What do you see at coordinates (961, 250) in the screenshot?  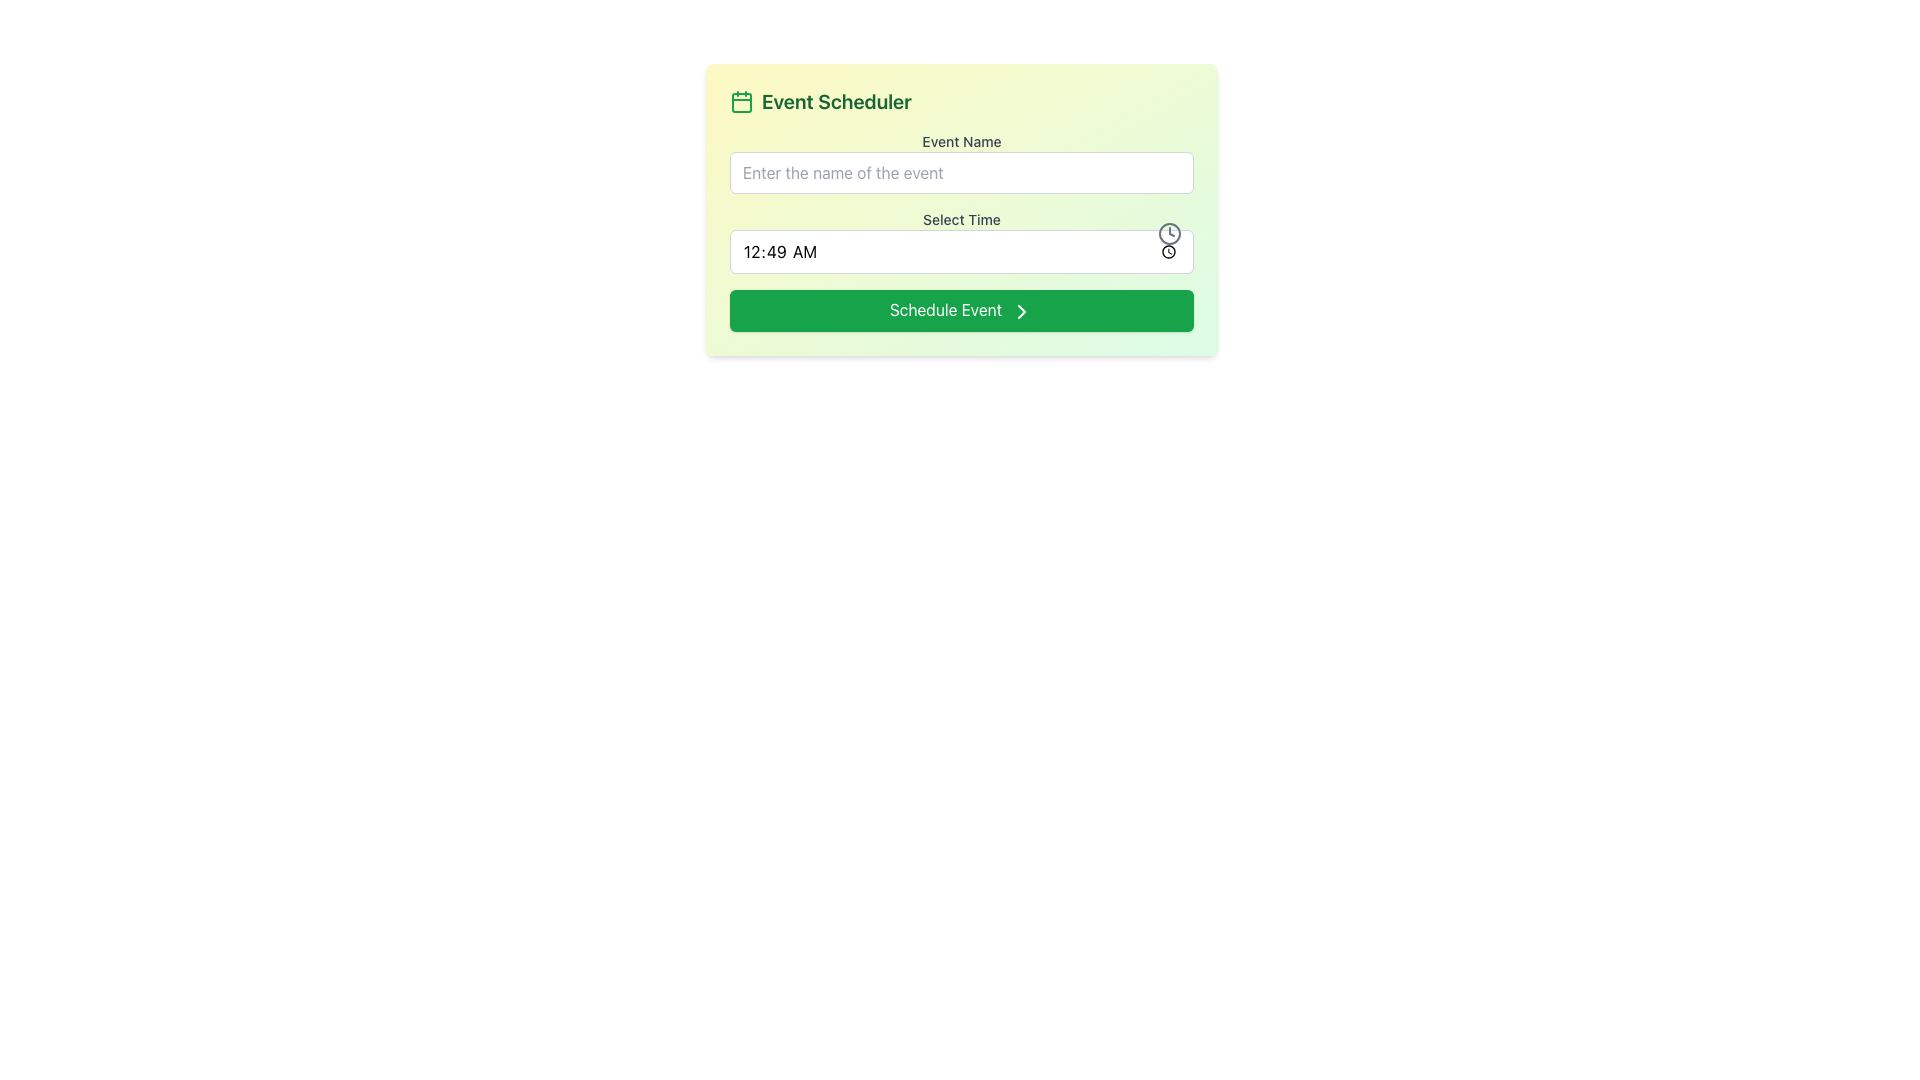 I see `the time` at bounding box center [961, 250].